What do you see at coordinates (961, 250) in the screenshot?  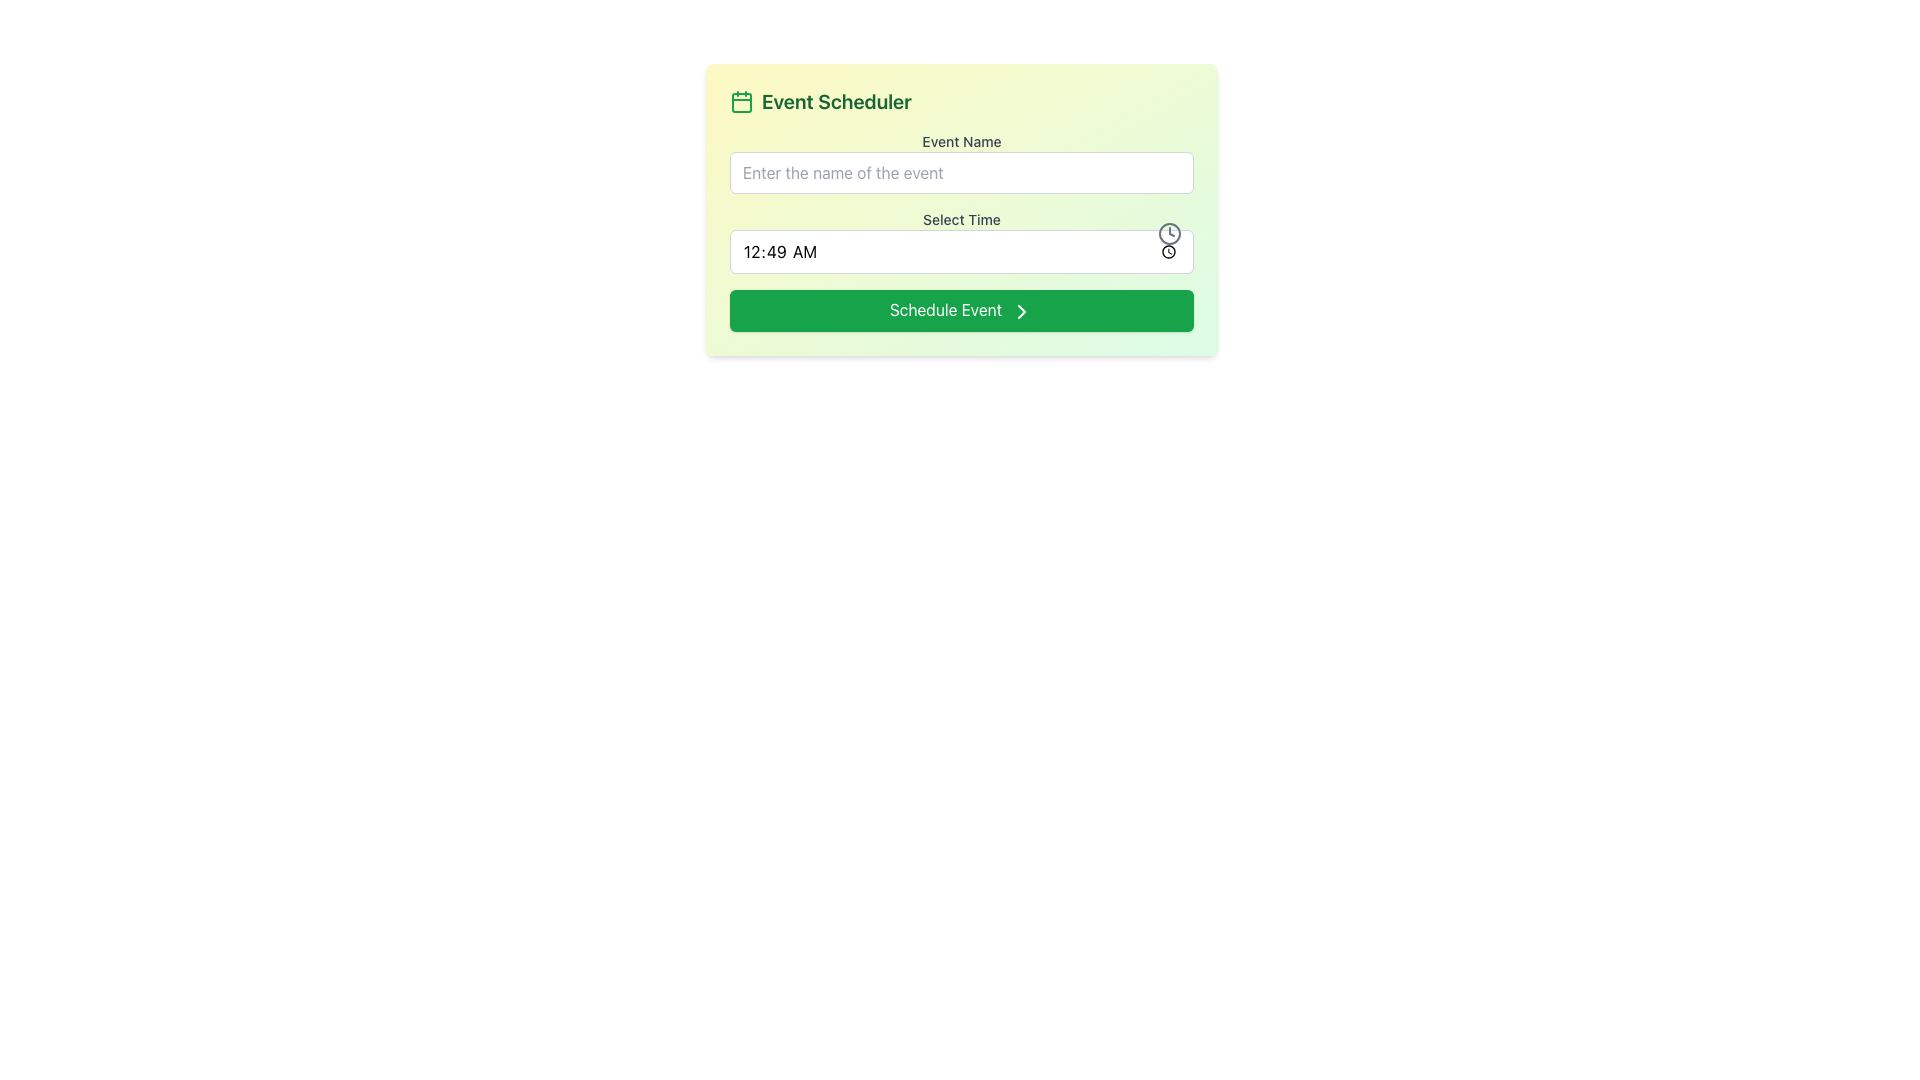 I see `the time` at bounding box center [961, 250].